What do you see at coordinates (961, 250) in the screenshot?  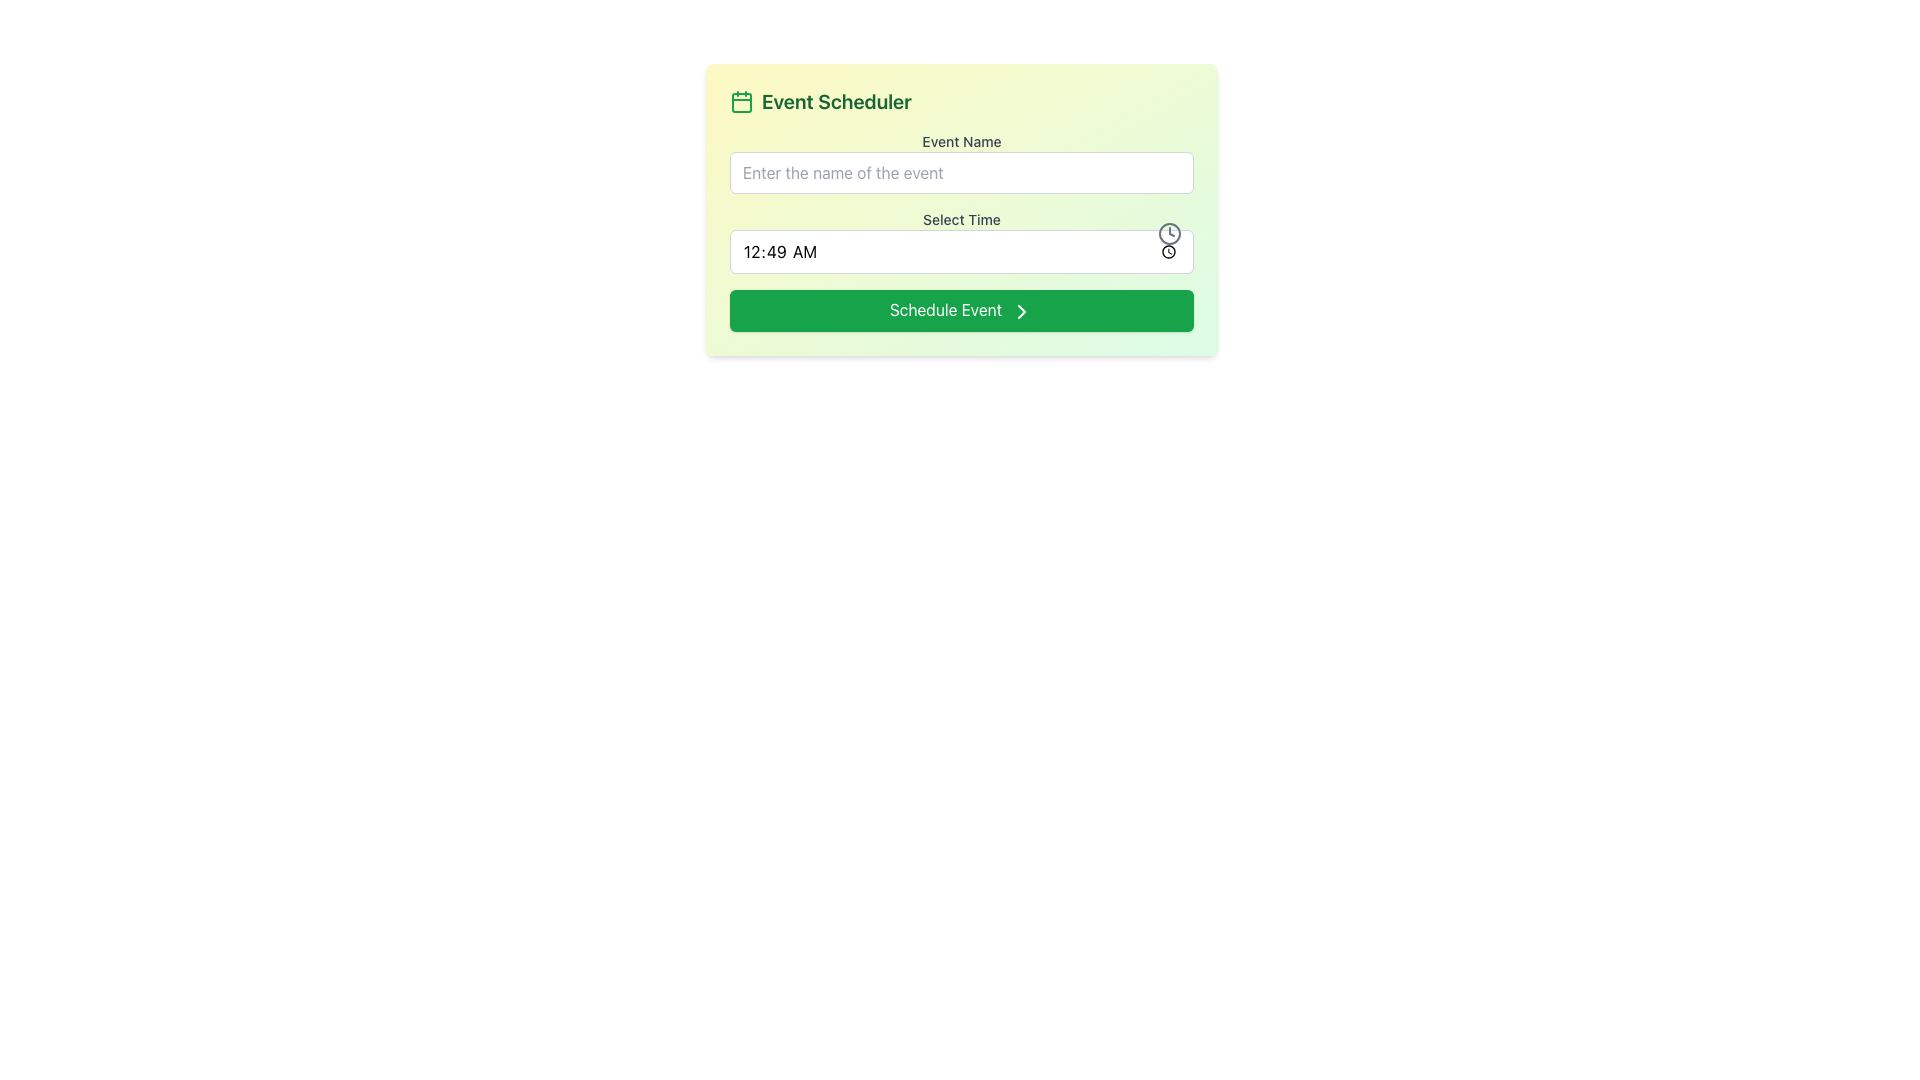 I see `the time` at bounding box center [961, 250].